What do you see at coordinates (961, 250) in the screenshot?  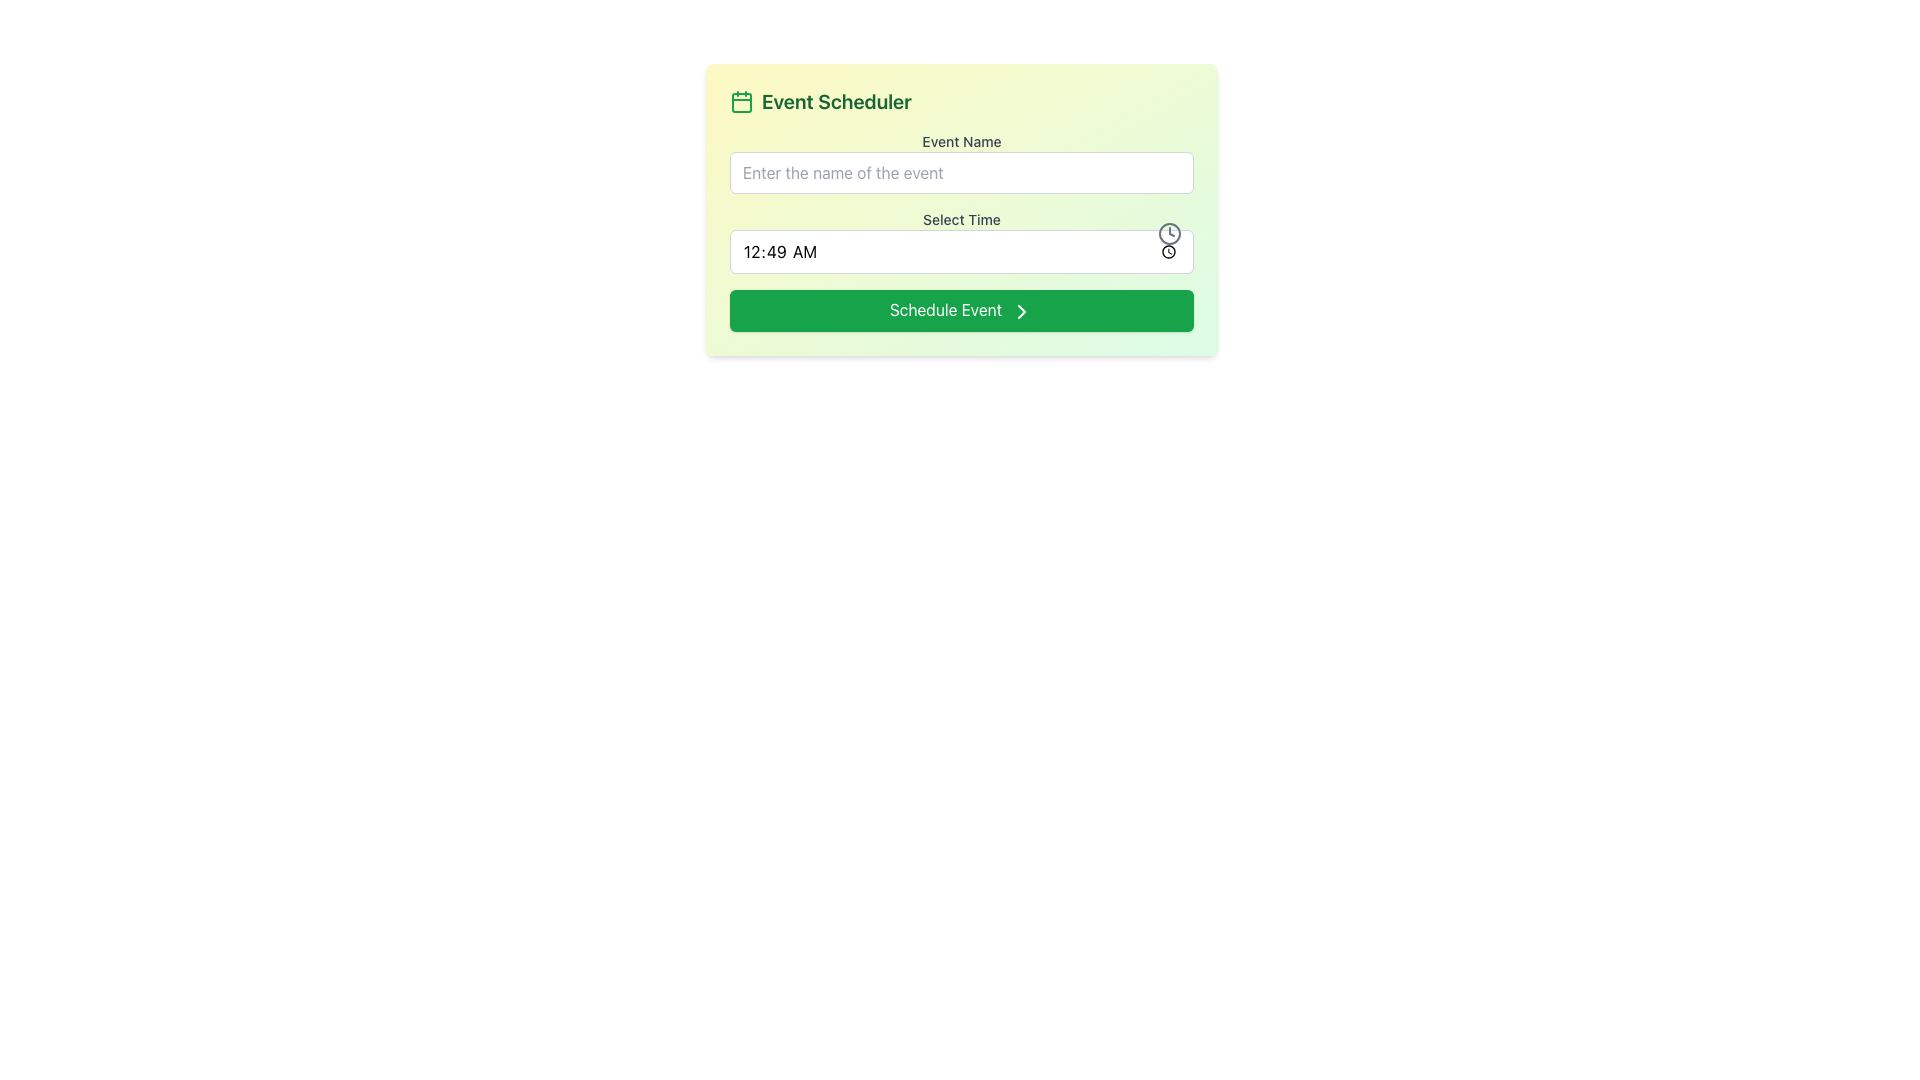 I see `the time` at bounding box center [961, 250].